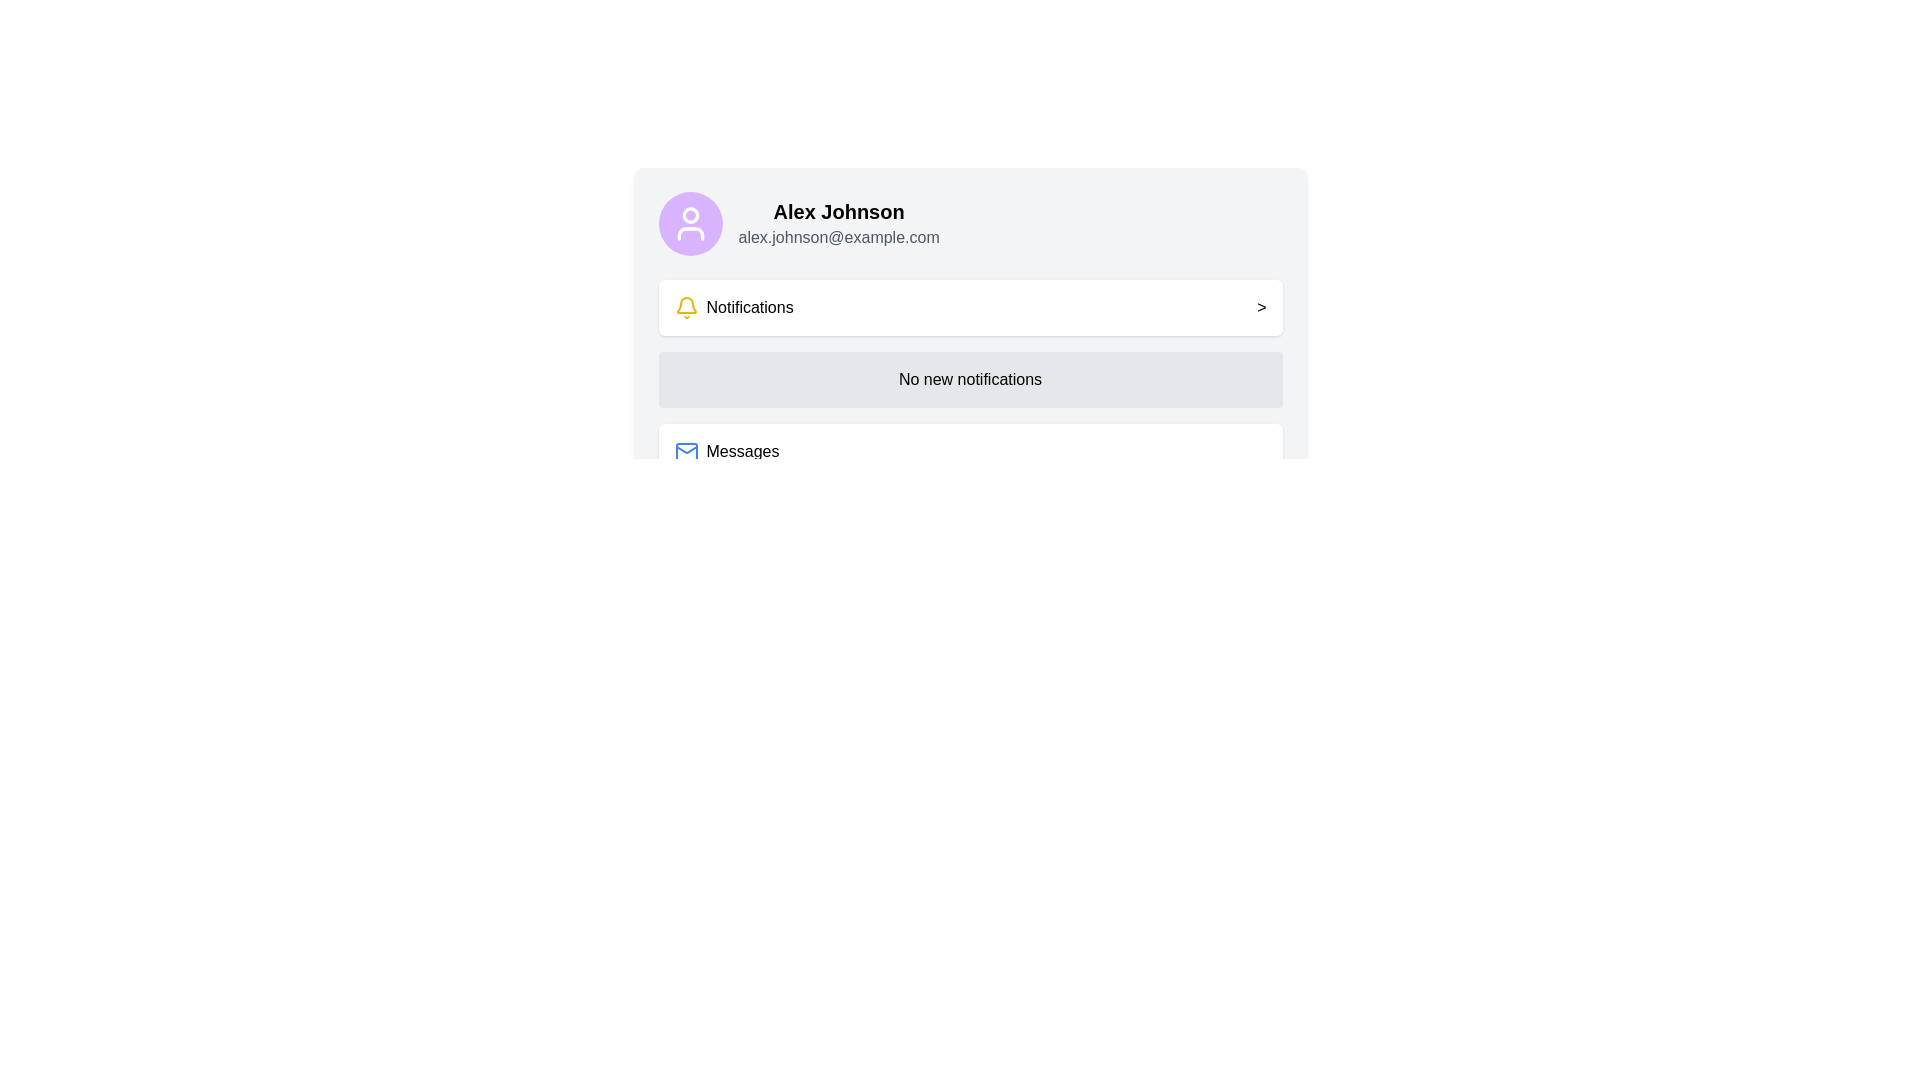  I want to click on the second Clickable Card in the vertical stack that accesses the messages section of the application, so click(970, 451).